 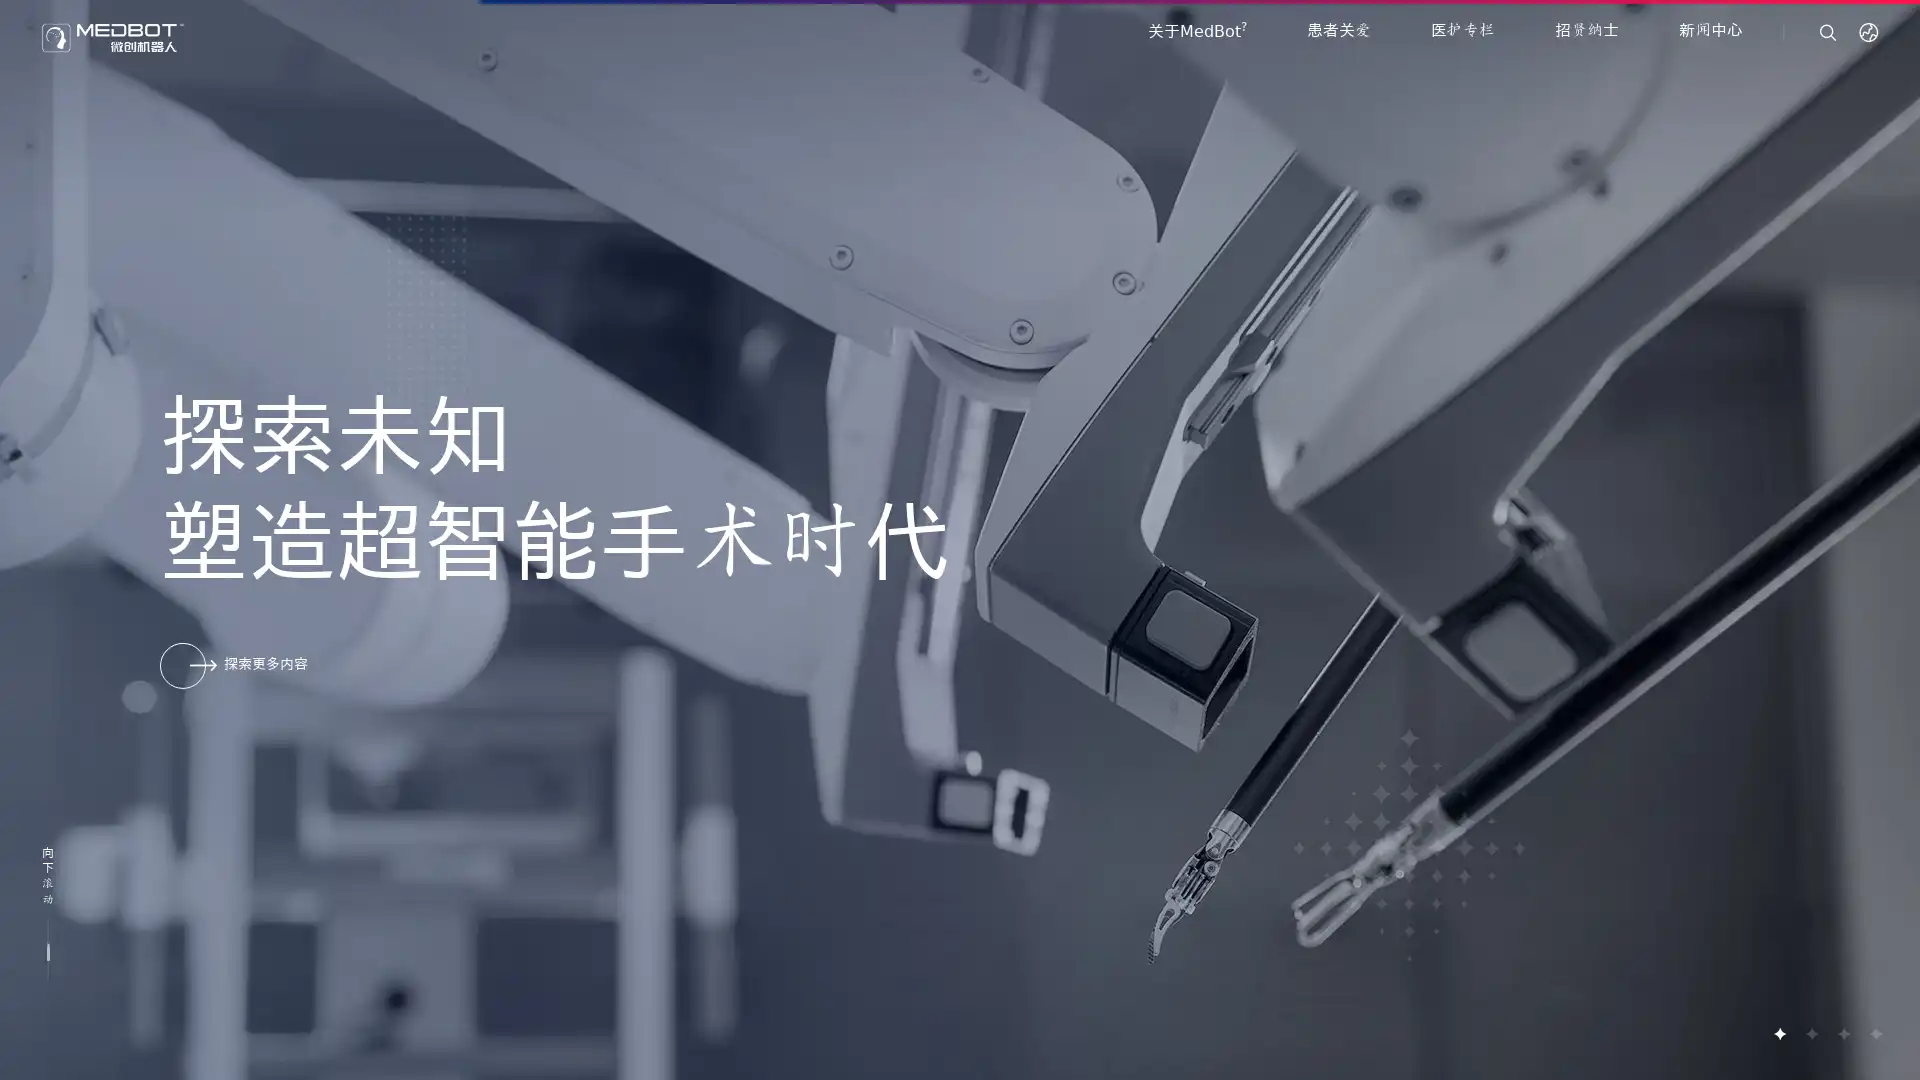 I want to click on Go to slide 2, so click(x=1810, y=1033).